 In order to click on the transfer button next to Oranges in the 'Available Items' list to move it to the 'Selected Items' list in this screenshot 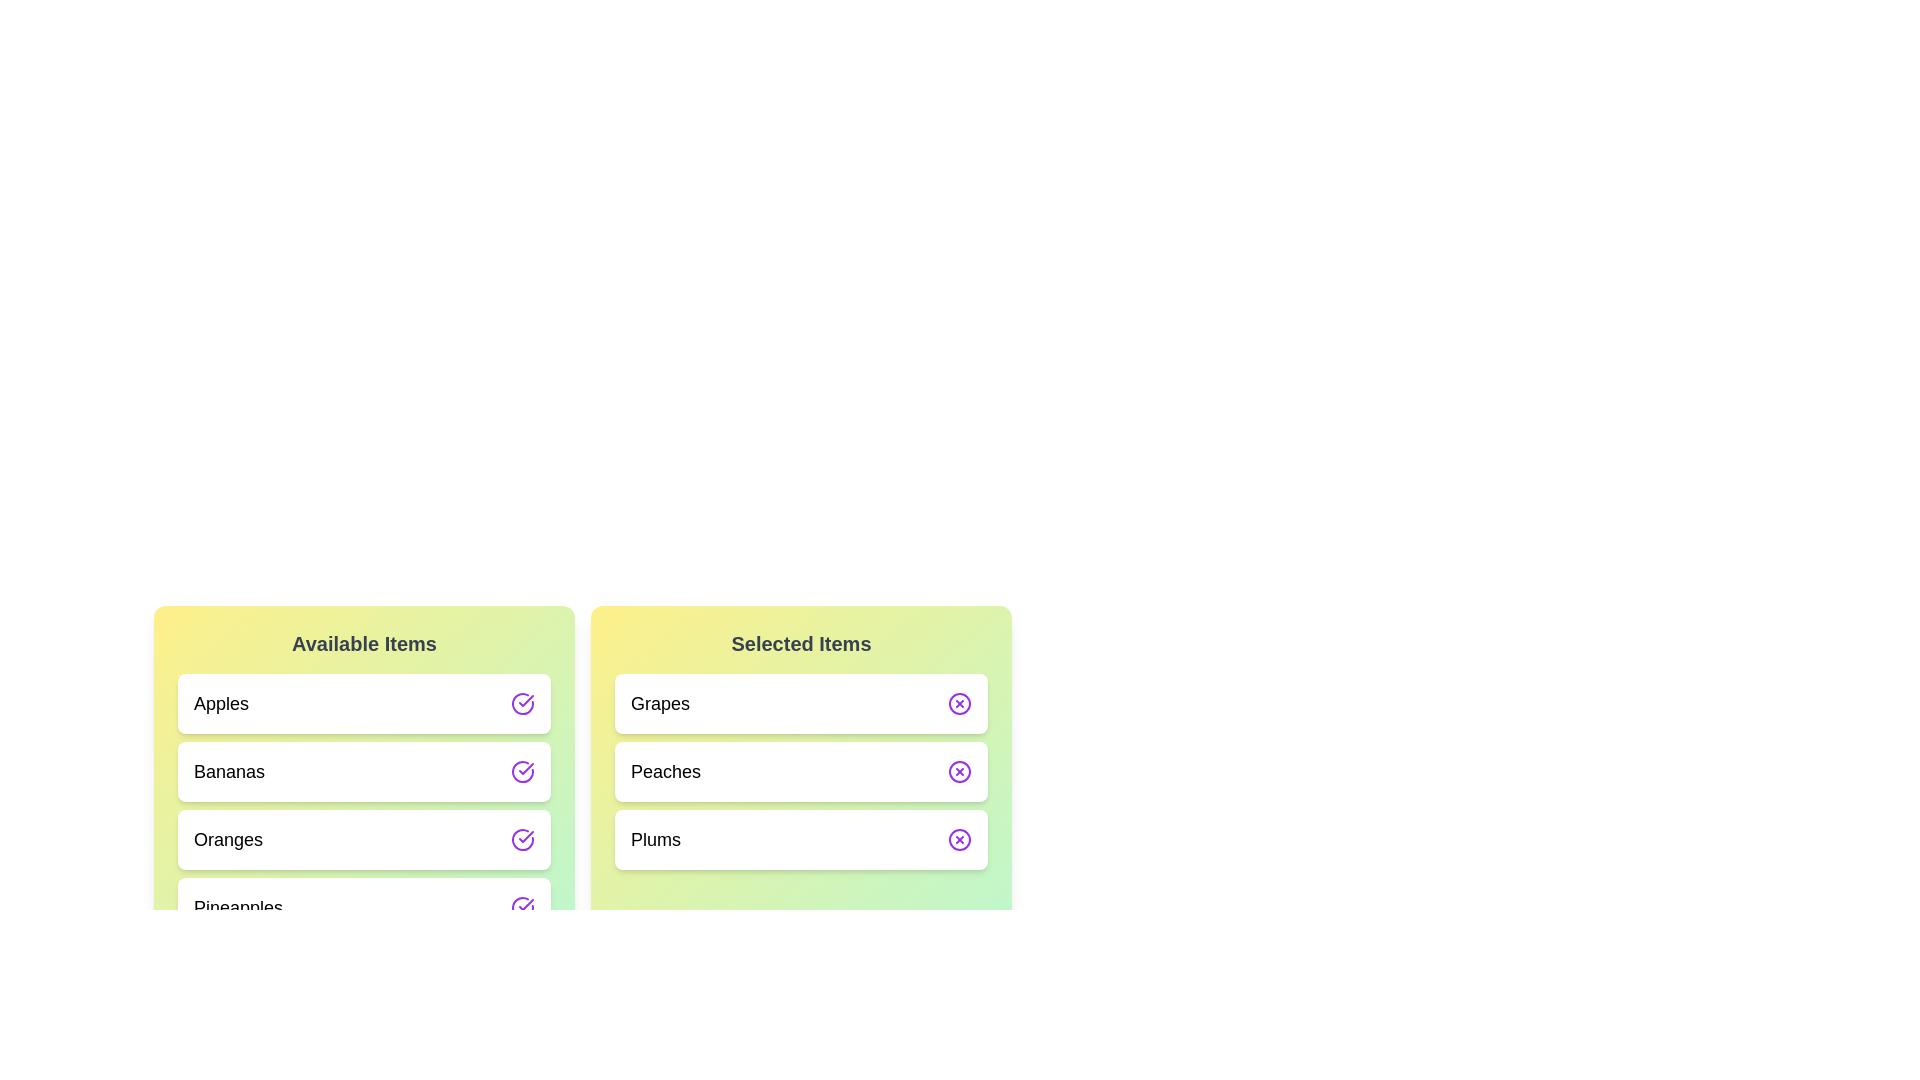, I will do `click(523, 840)`.